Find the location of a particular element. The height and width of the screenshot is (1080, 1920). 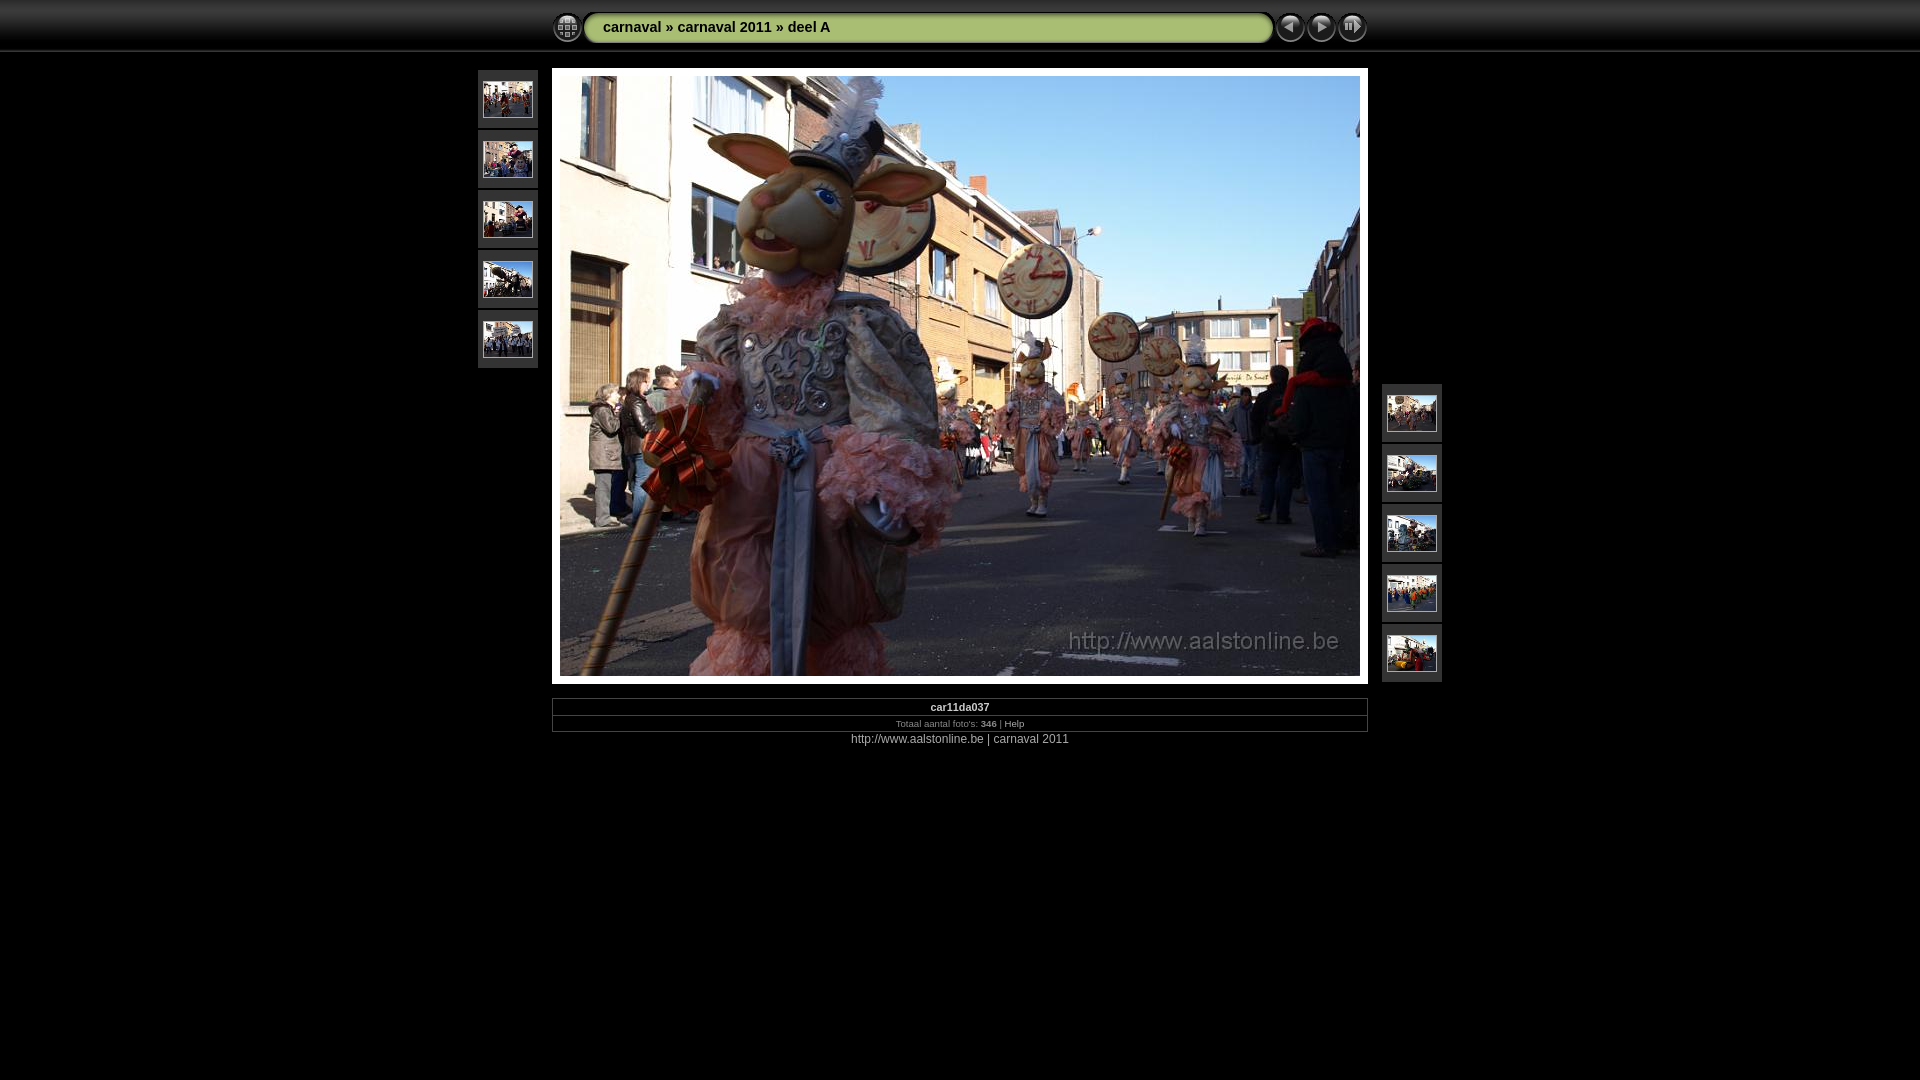

'deel A' is located at coordinates (786, 27).